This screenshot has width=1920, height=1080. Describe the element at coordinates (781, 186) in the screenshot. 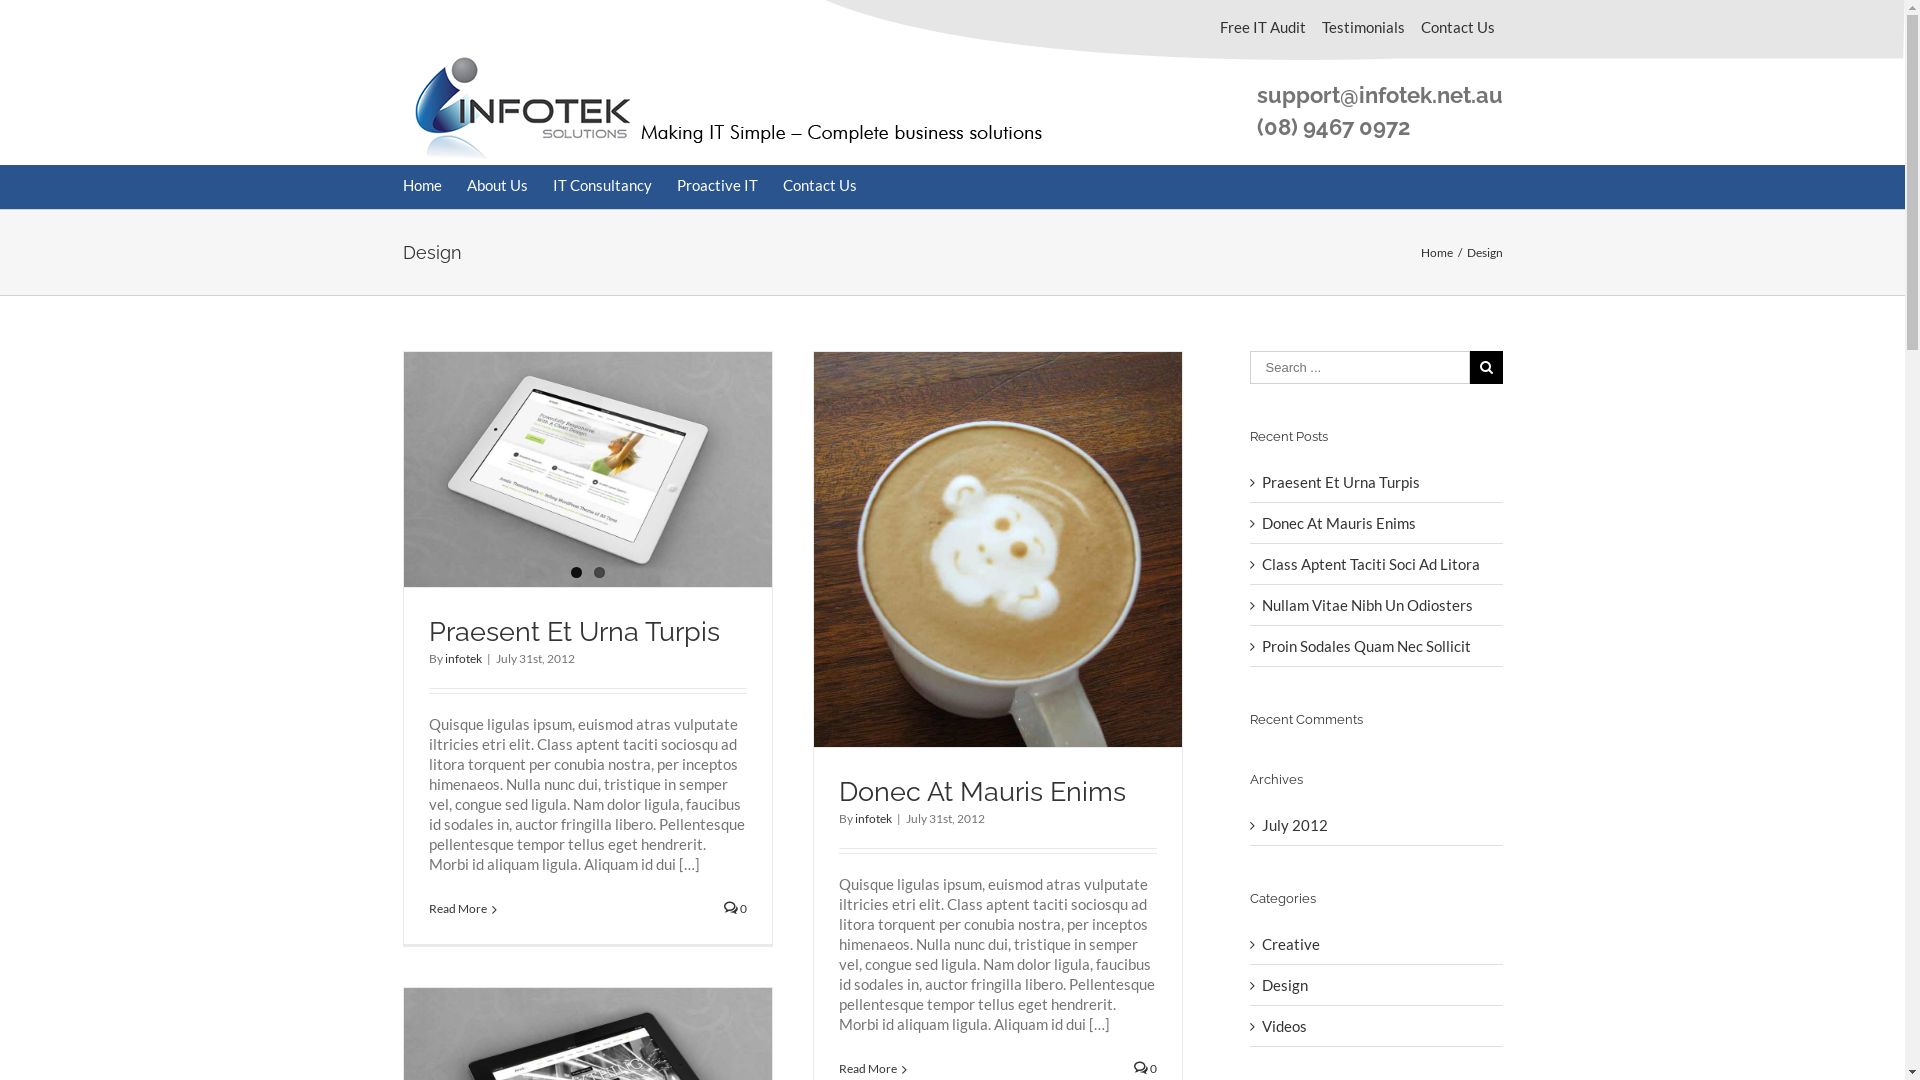

I see `'Contact Us'` at that location.